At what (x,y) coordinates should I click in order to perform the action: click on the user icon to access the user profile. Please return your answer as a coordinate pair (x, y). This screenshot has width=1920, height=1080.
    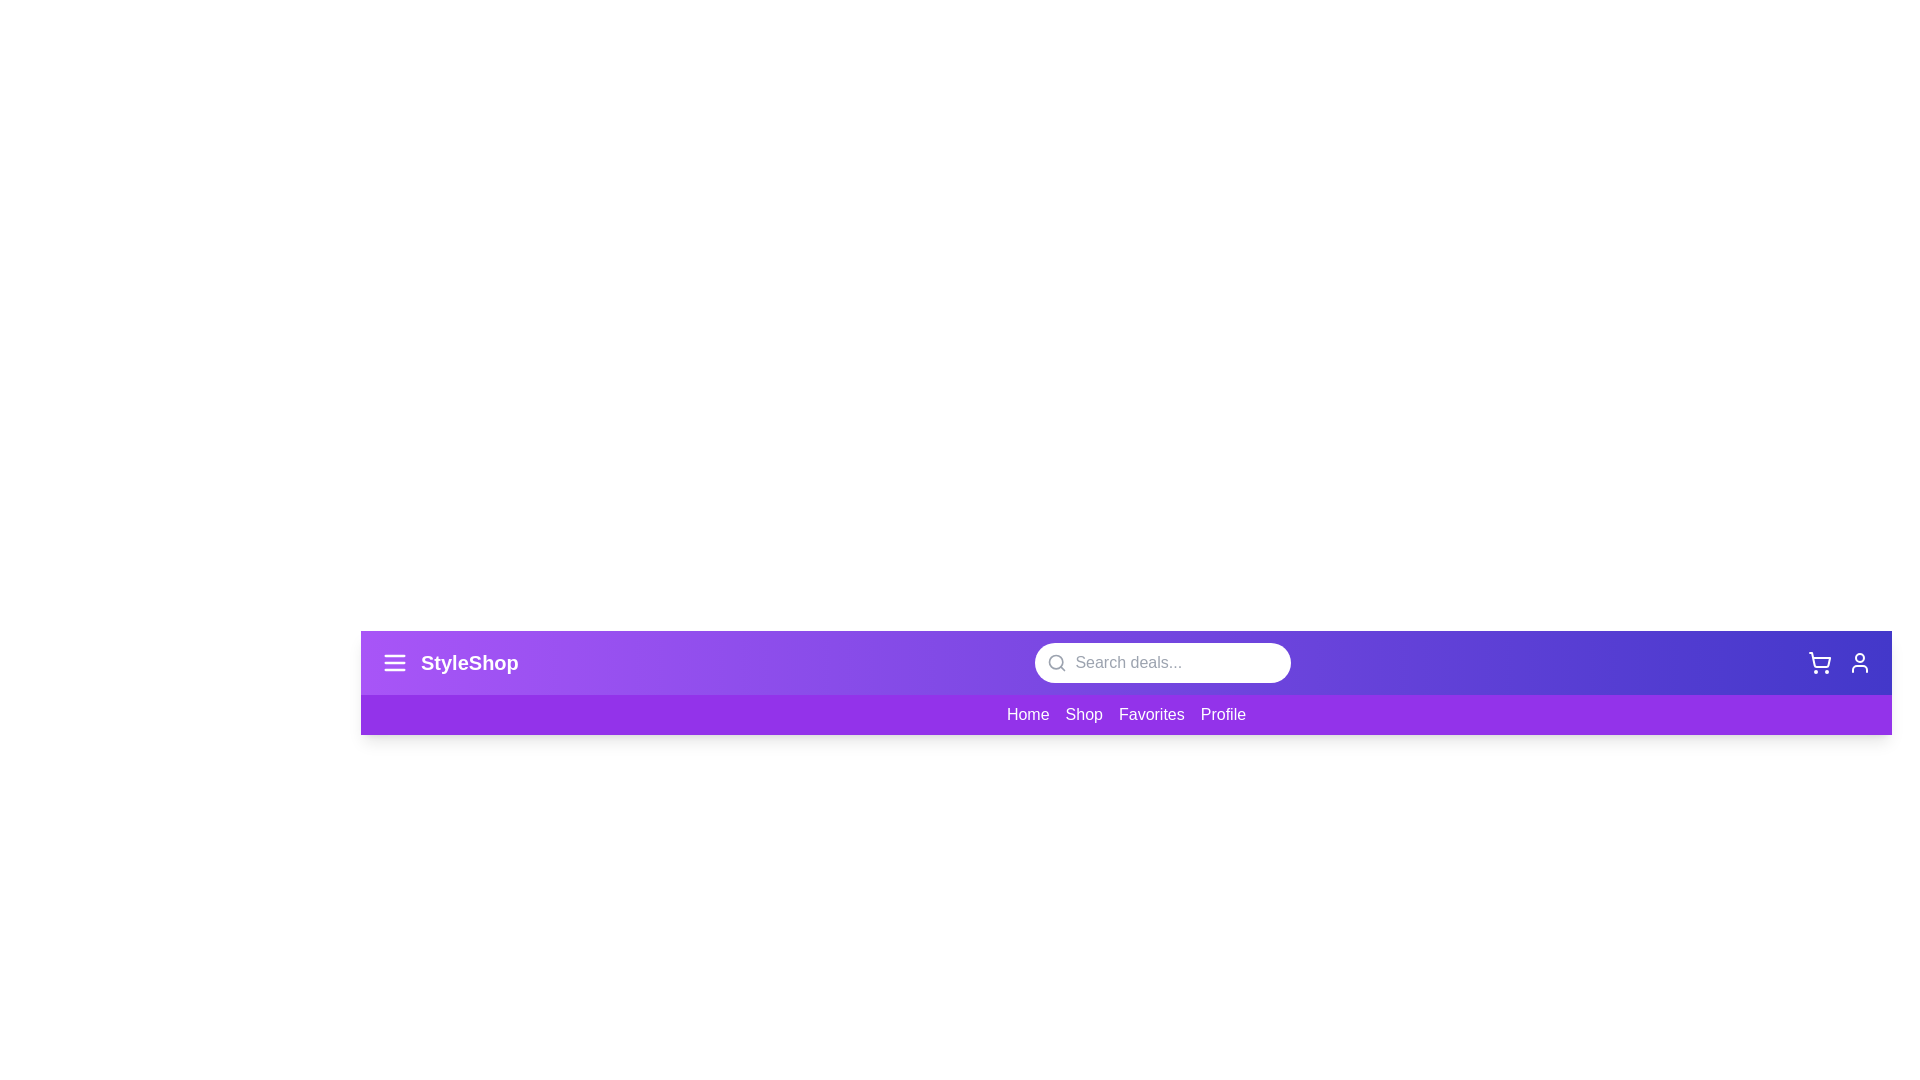
    Looking at the image, I should click on (1858, 663).